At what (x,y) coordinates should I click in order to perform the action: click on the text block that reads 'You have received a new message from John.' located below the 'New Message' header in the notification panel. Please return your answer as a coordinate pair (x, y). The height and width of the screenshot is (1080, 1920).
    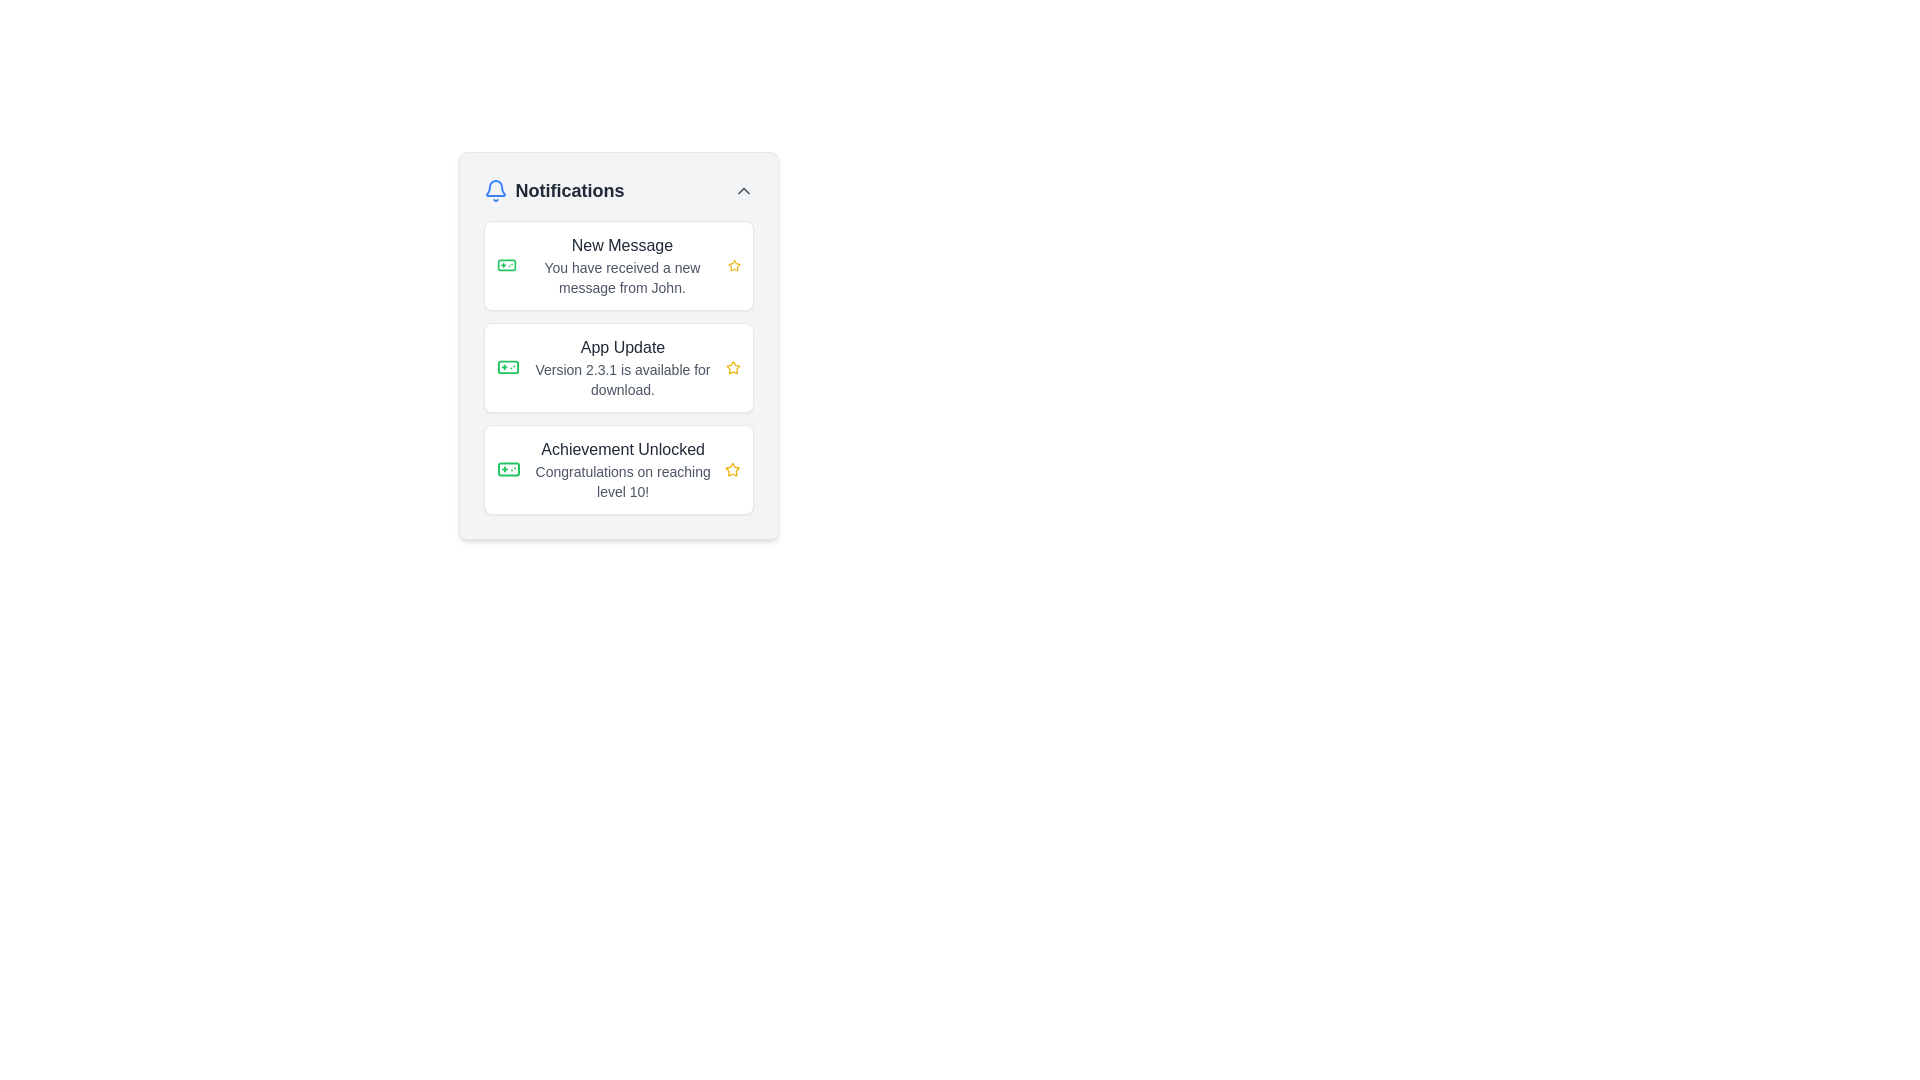
    Looking at the image, I should click on (621, 277).